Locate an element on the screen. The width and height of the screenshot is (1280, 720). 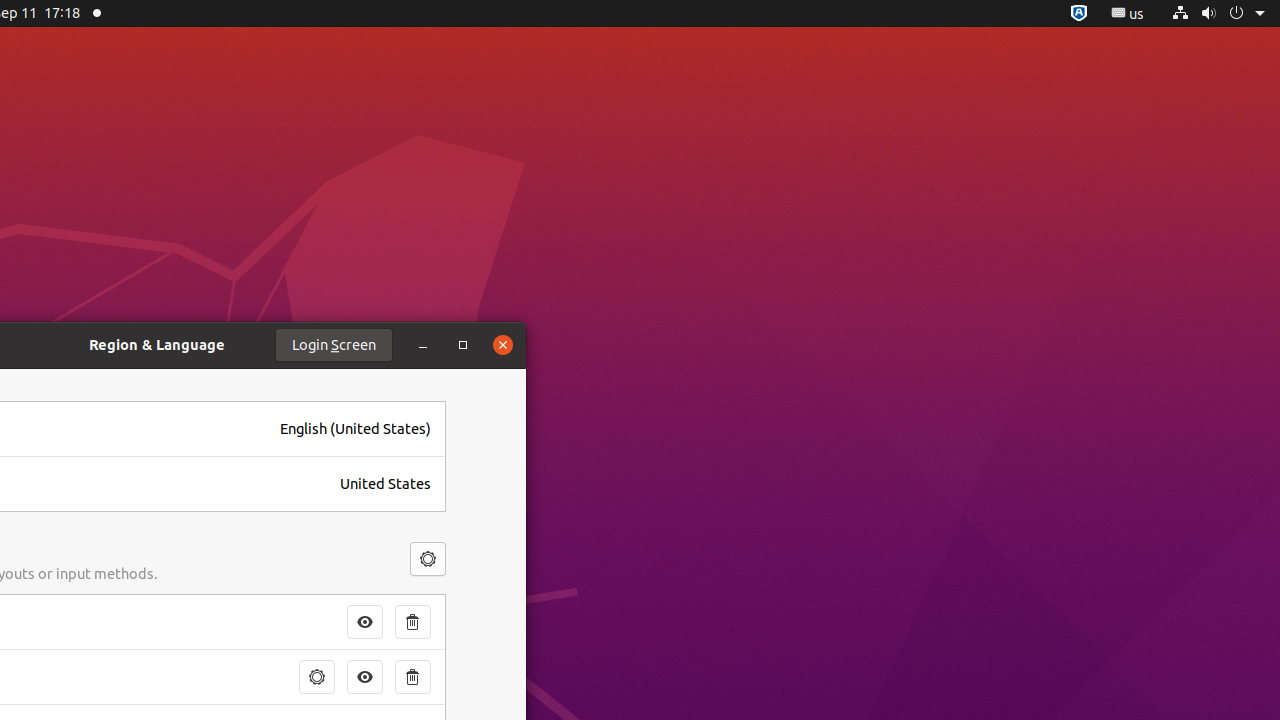
'Login Screen' is located at coordinates (333, 344).